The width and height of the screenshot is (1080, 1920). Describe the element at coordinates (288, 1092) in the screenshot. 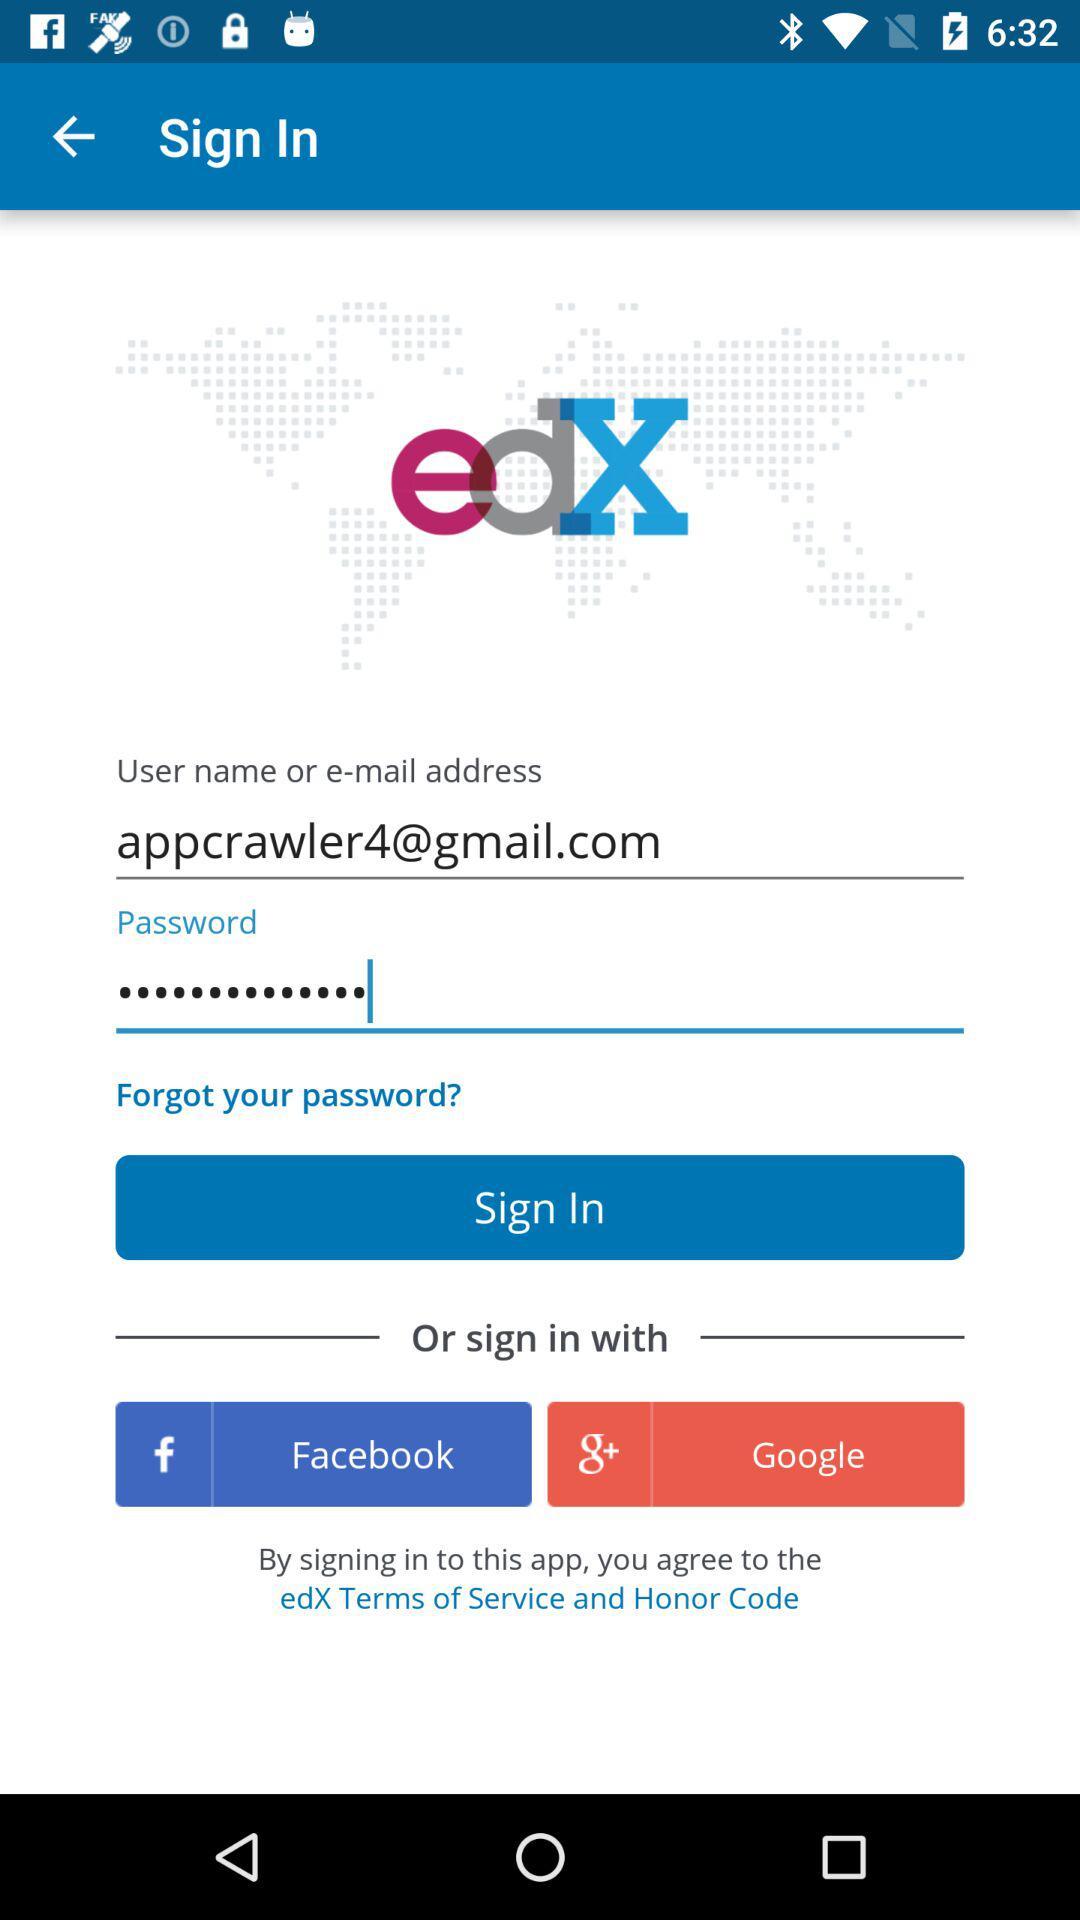

I see `forgot your password? icon` at that location.